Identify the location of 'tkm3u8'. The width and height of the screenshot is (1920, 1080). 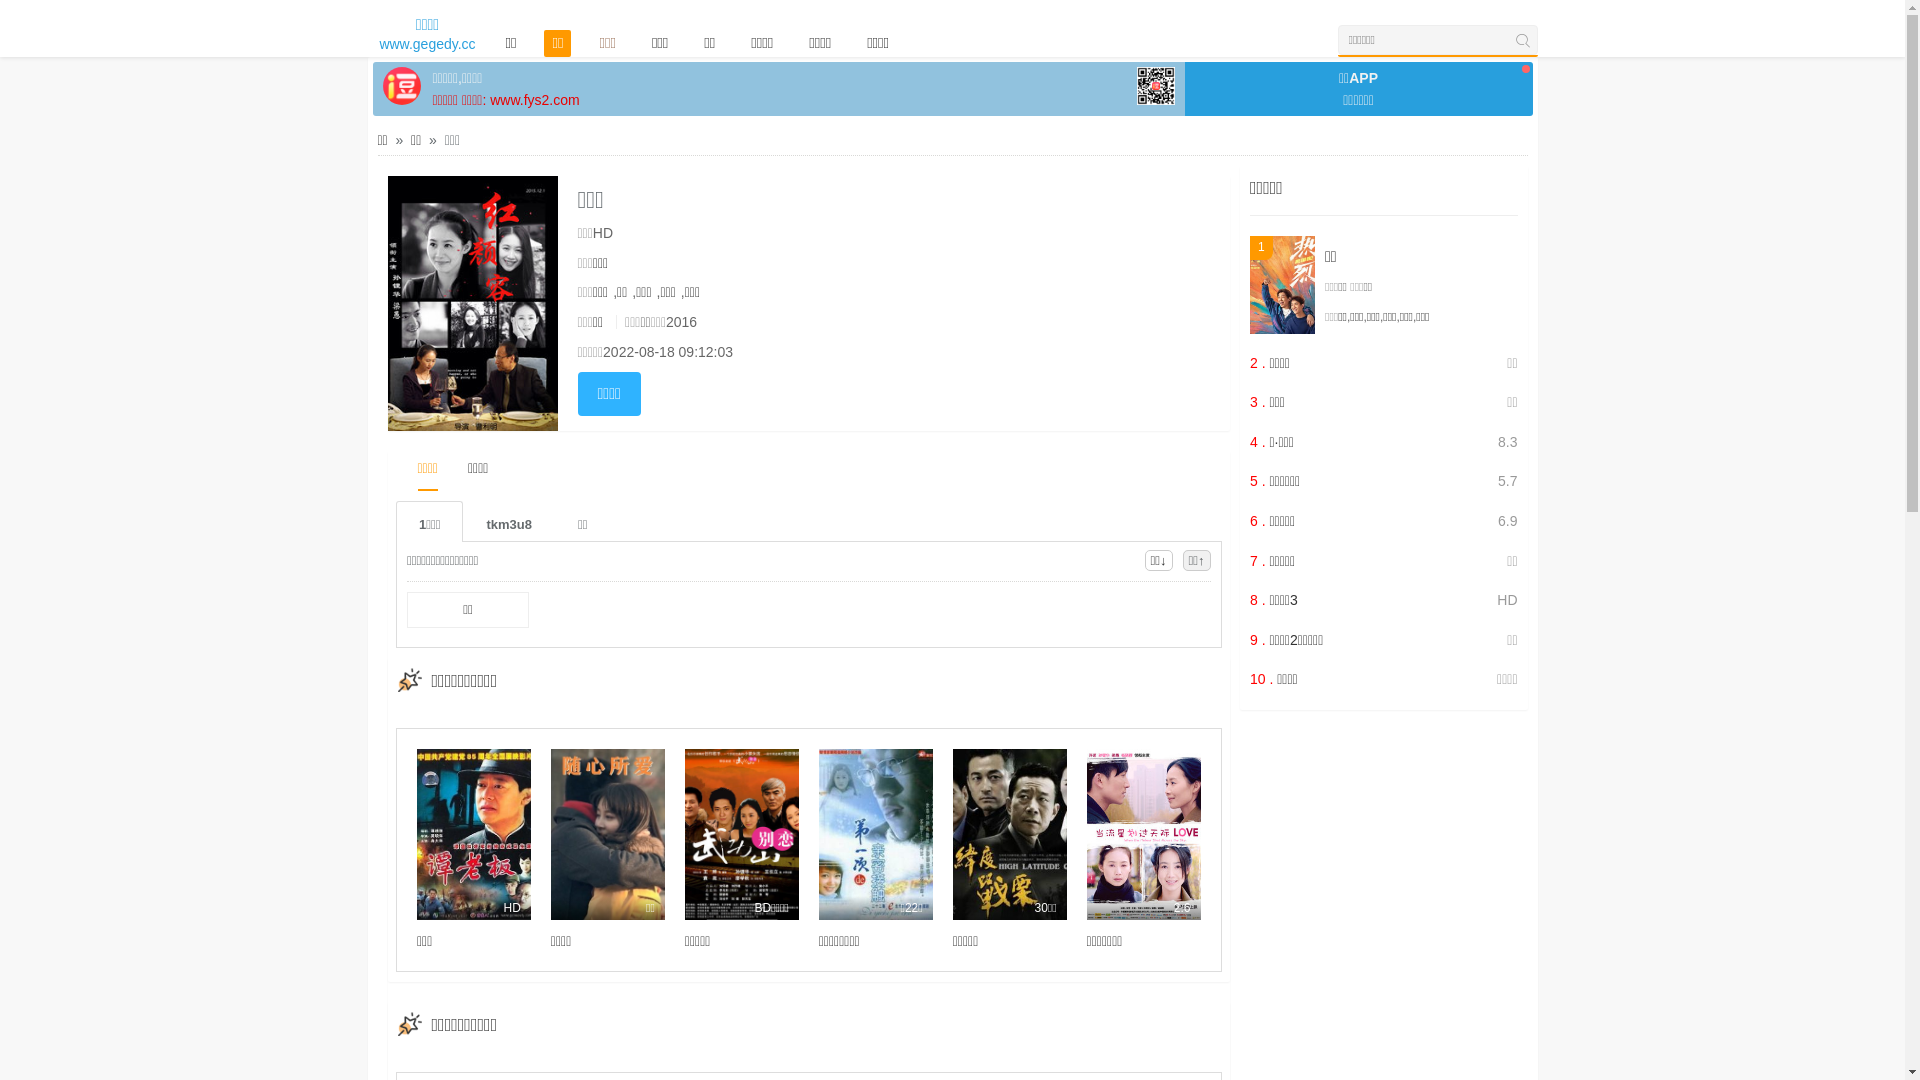
(508, 520).